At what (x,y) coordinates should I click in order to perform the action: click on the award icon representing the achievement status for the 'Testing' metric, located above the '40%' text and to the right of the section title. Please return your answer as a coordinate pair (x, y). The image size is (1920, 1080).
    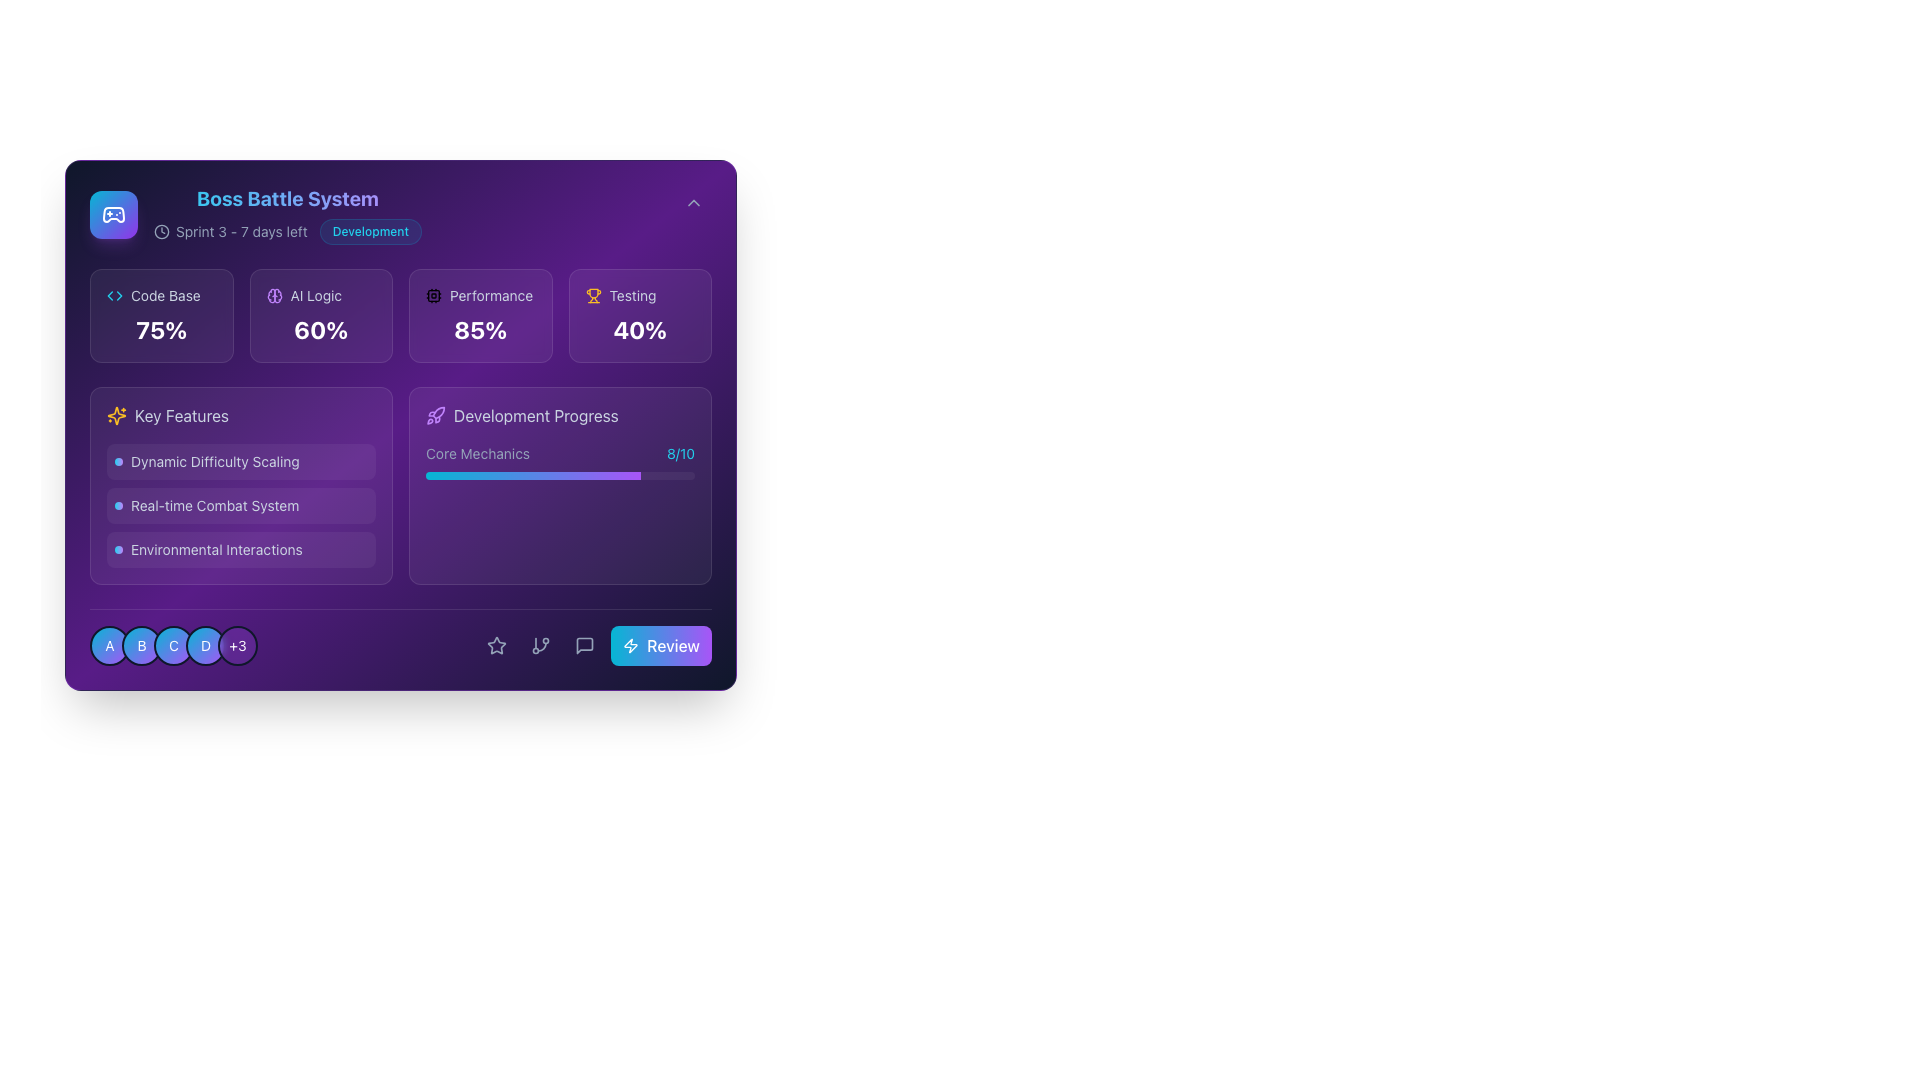
    Looking at the image, I should click on (592, 293).